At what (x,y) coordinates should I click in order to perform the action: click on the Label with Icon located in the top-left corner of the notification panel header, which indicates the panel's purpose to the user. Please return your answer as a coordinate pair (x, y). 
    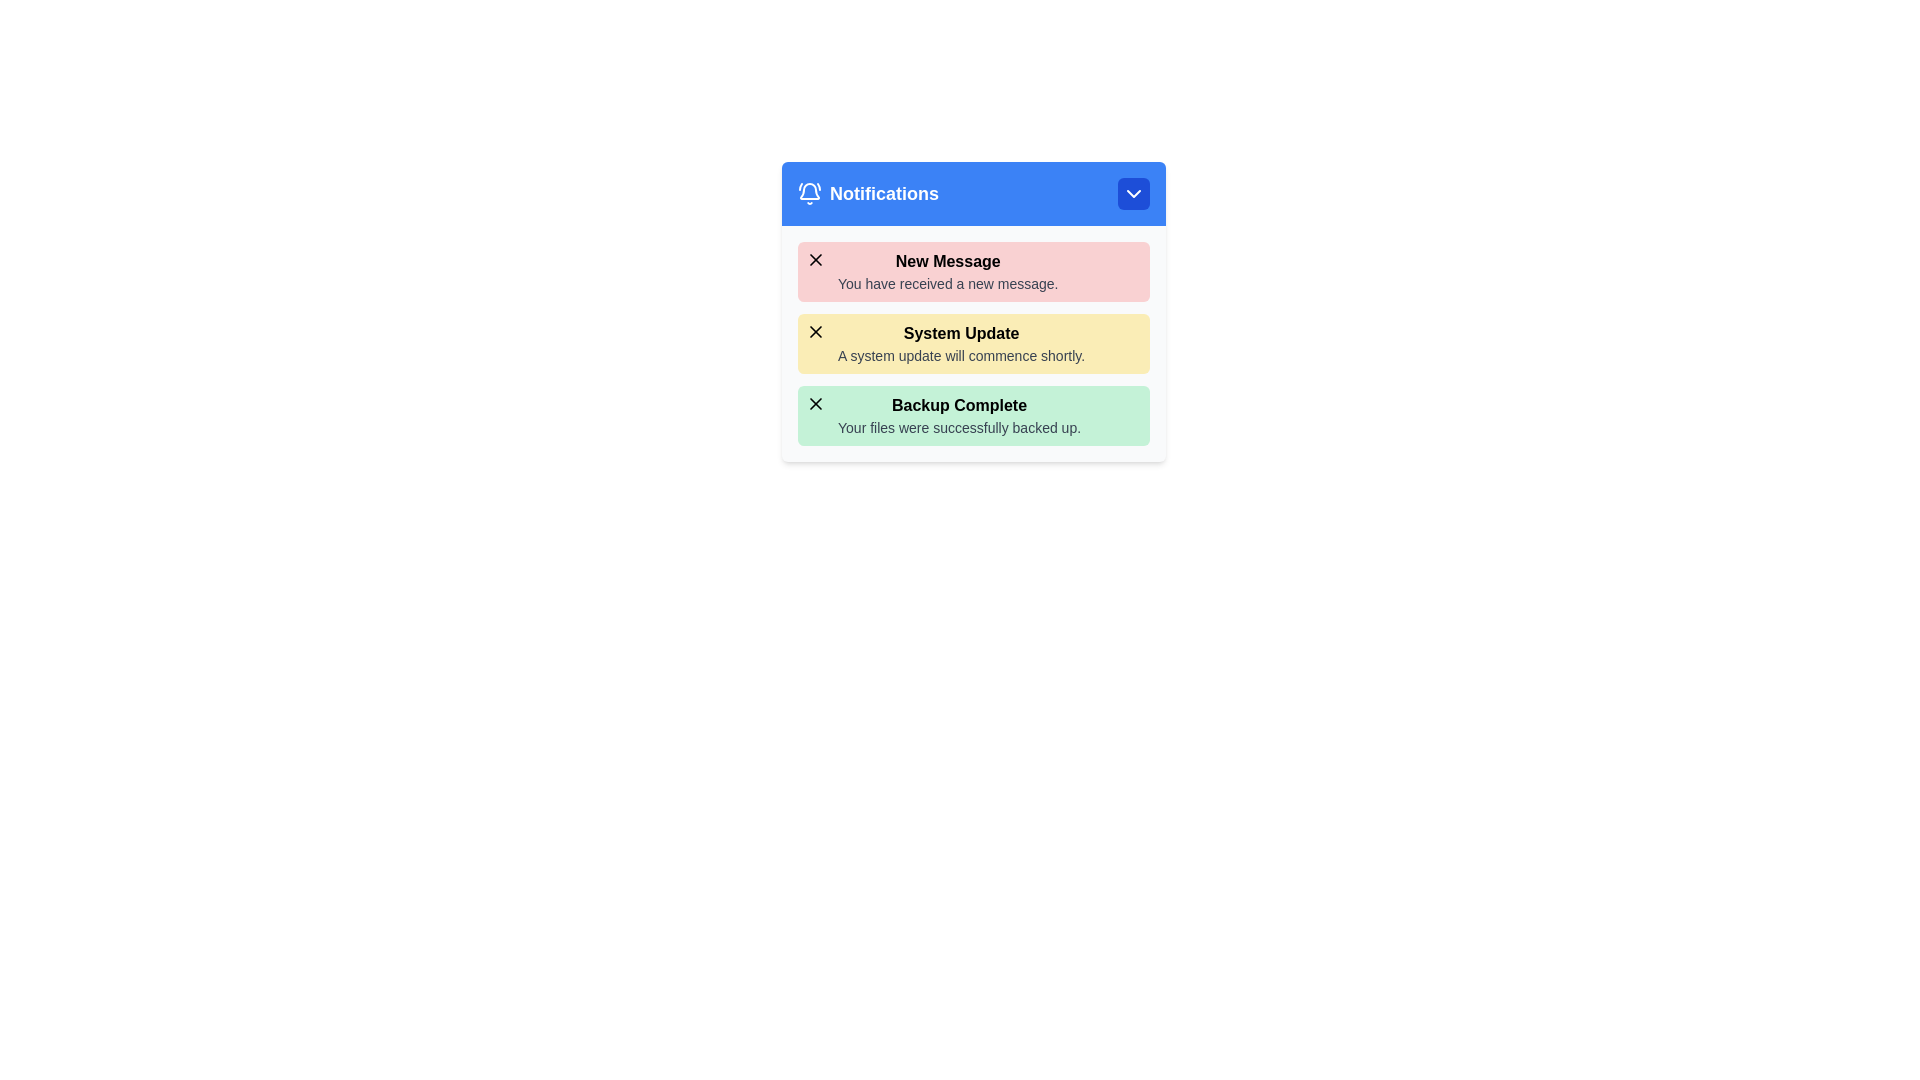
    Looking at the image, I should click on (868, 193).